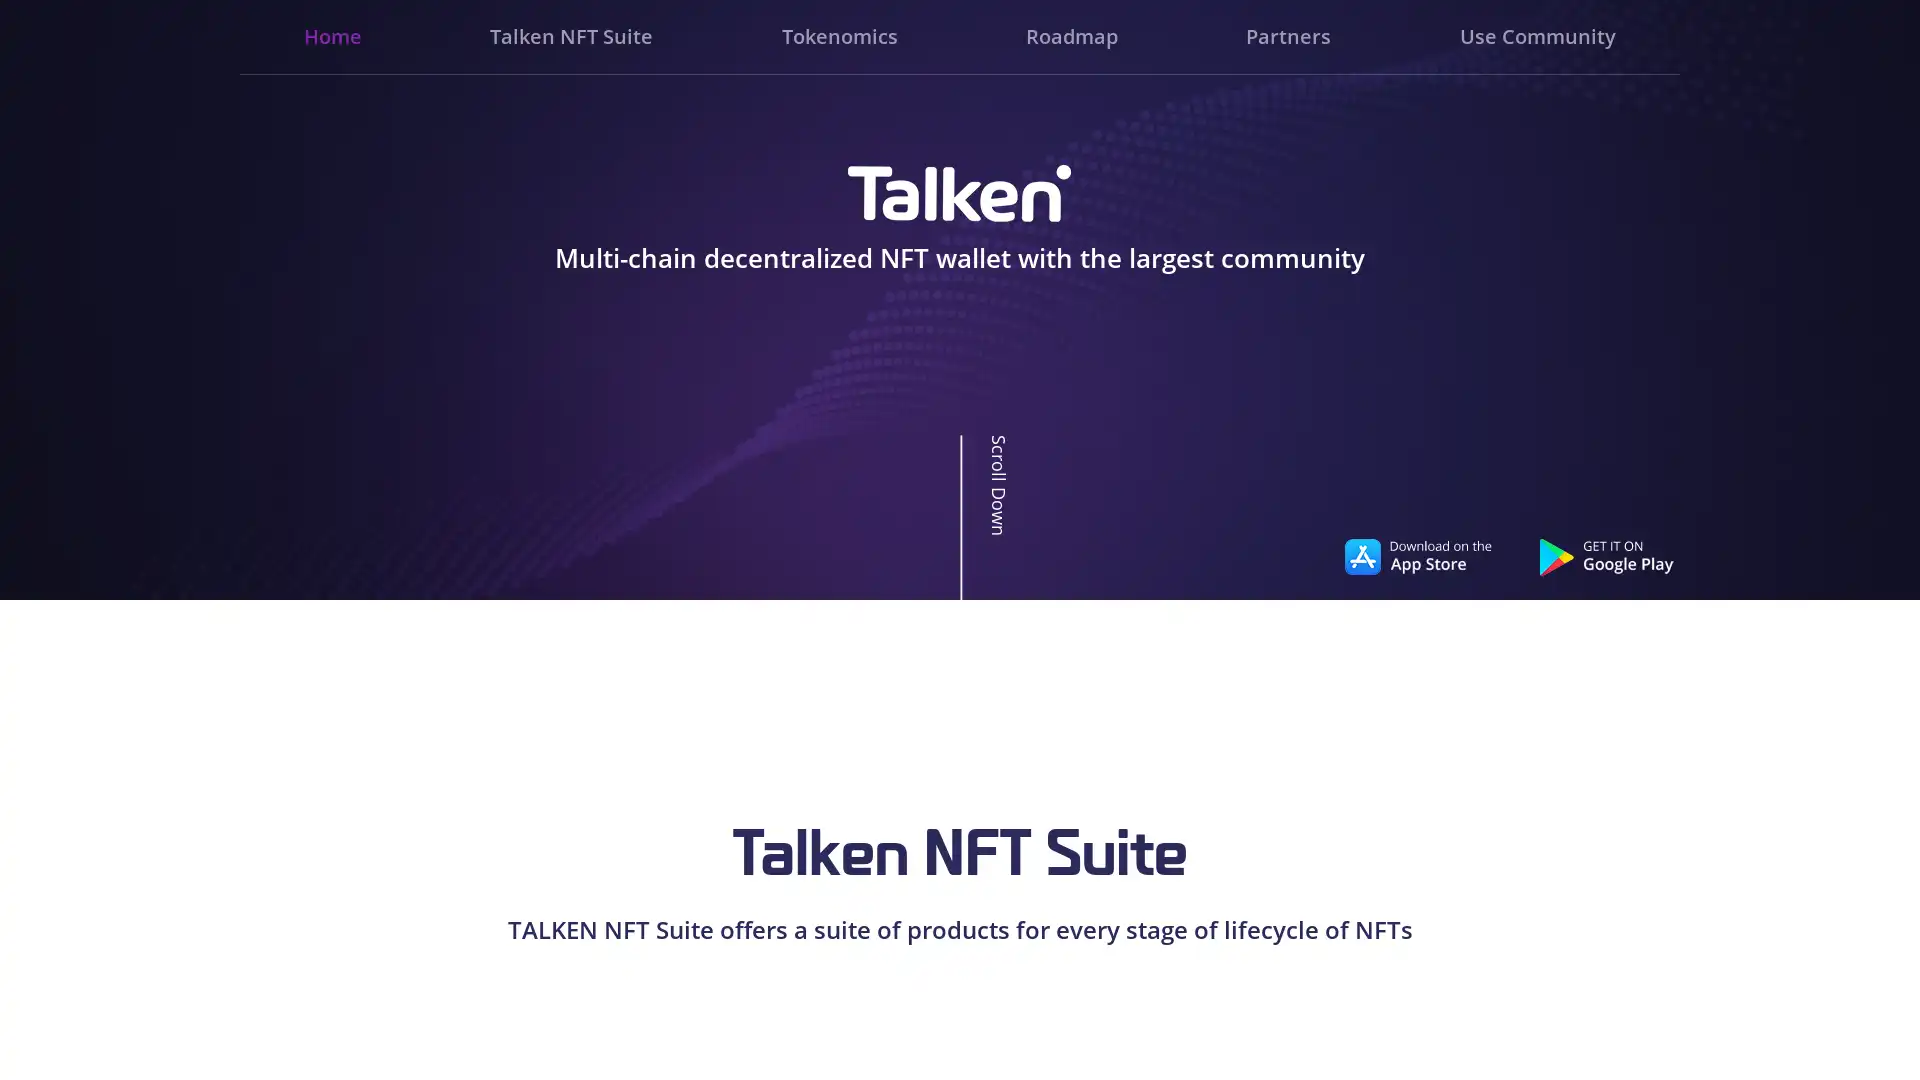 The height and width of the screenshot is (1080, 1920). Describe the element at coordinates (312, 848) in the screenshot. I see `Go to slide 1` at that location.